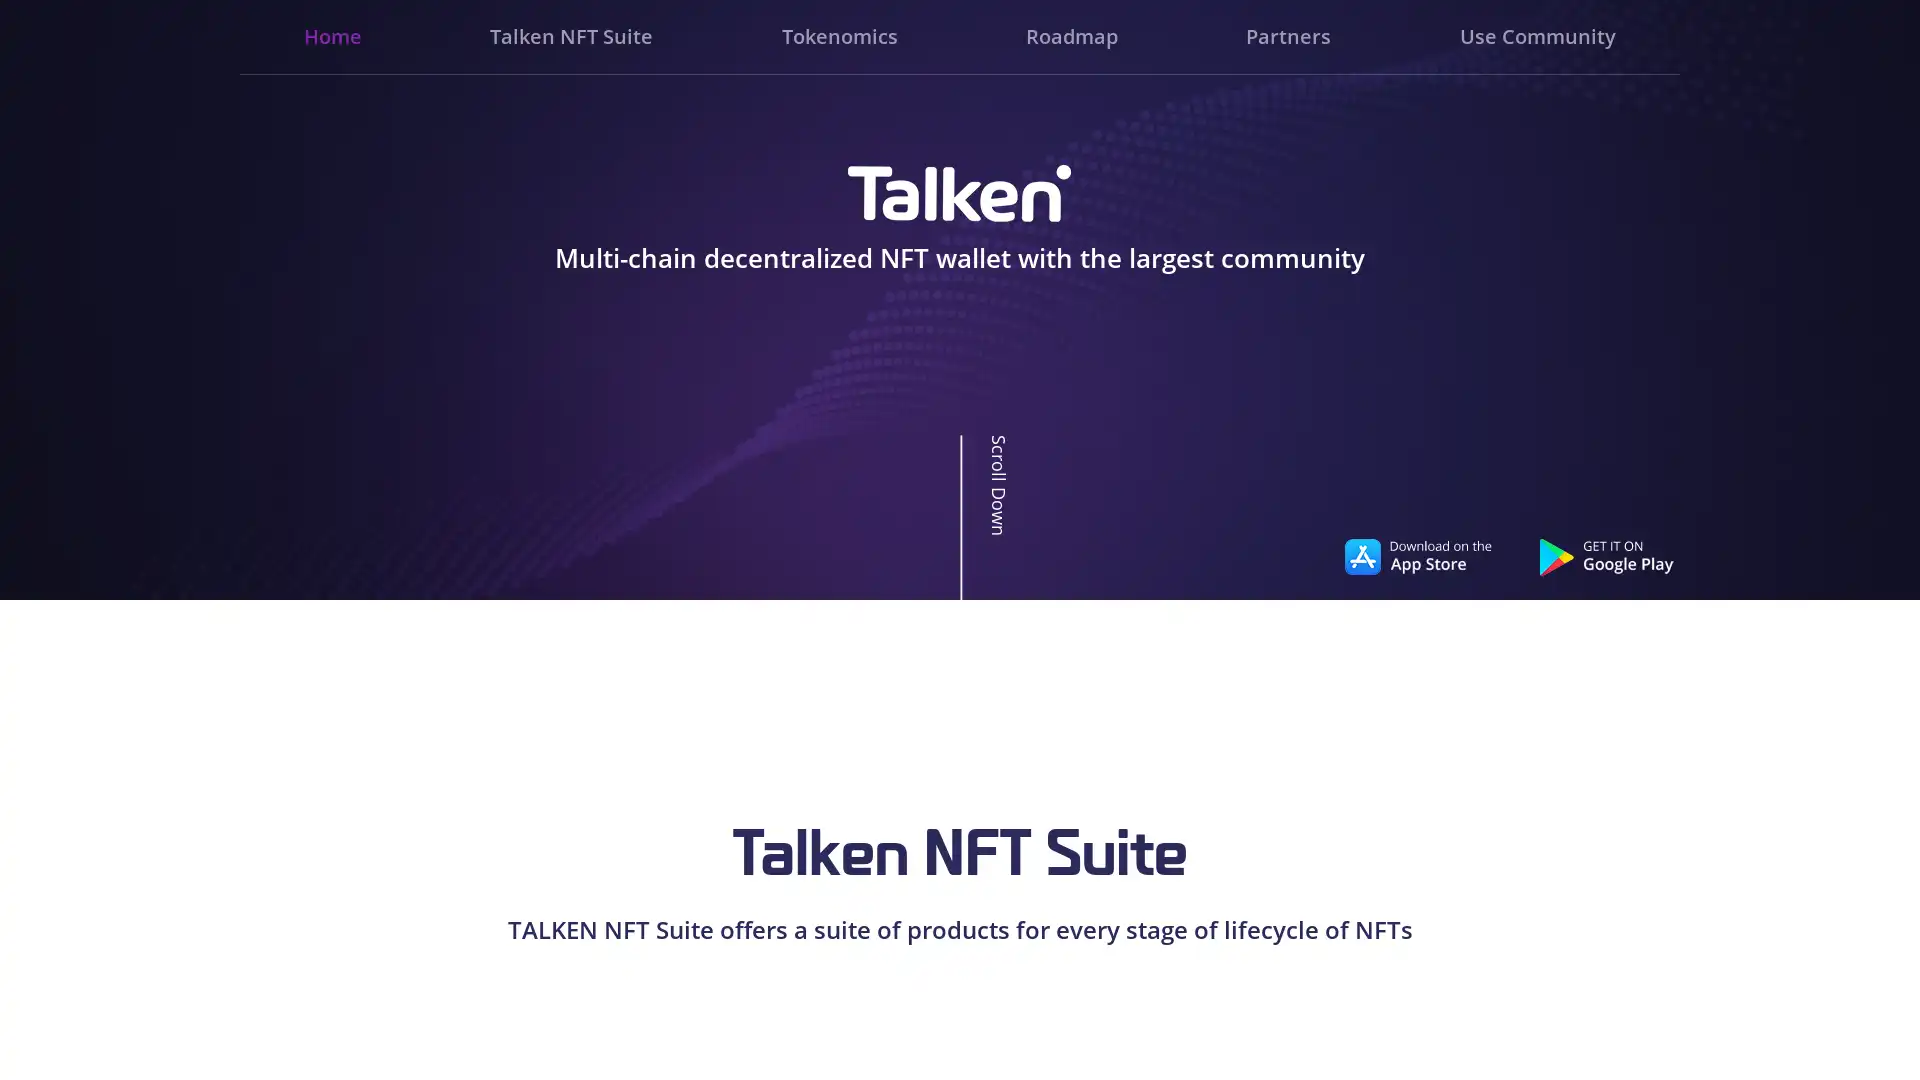 The height and width of the screenshot is (1080, 1920). Describe the element at coordinates (312, 848) in the screenshot. I see `Go to slide 1` at that location.